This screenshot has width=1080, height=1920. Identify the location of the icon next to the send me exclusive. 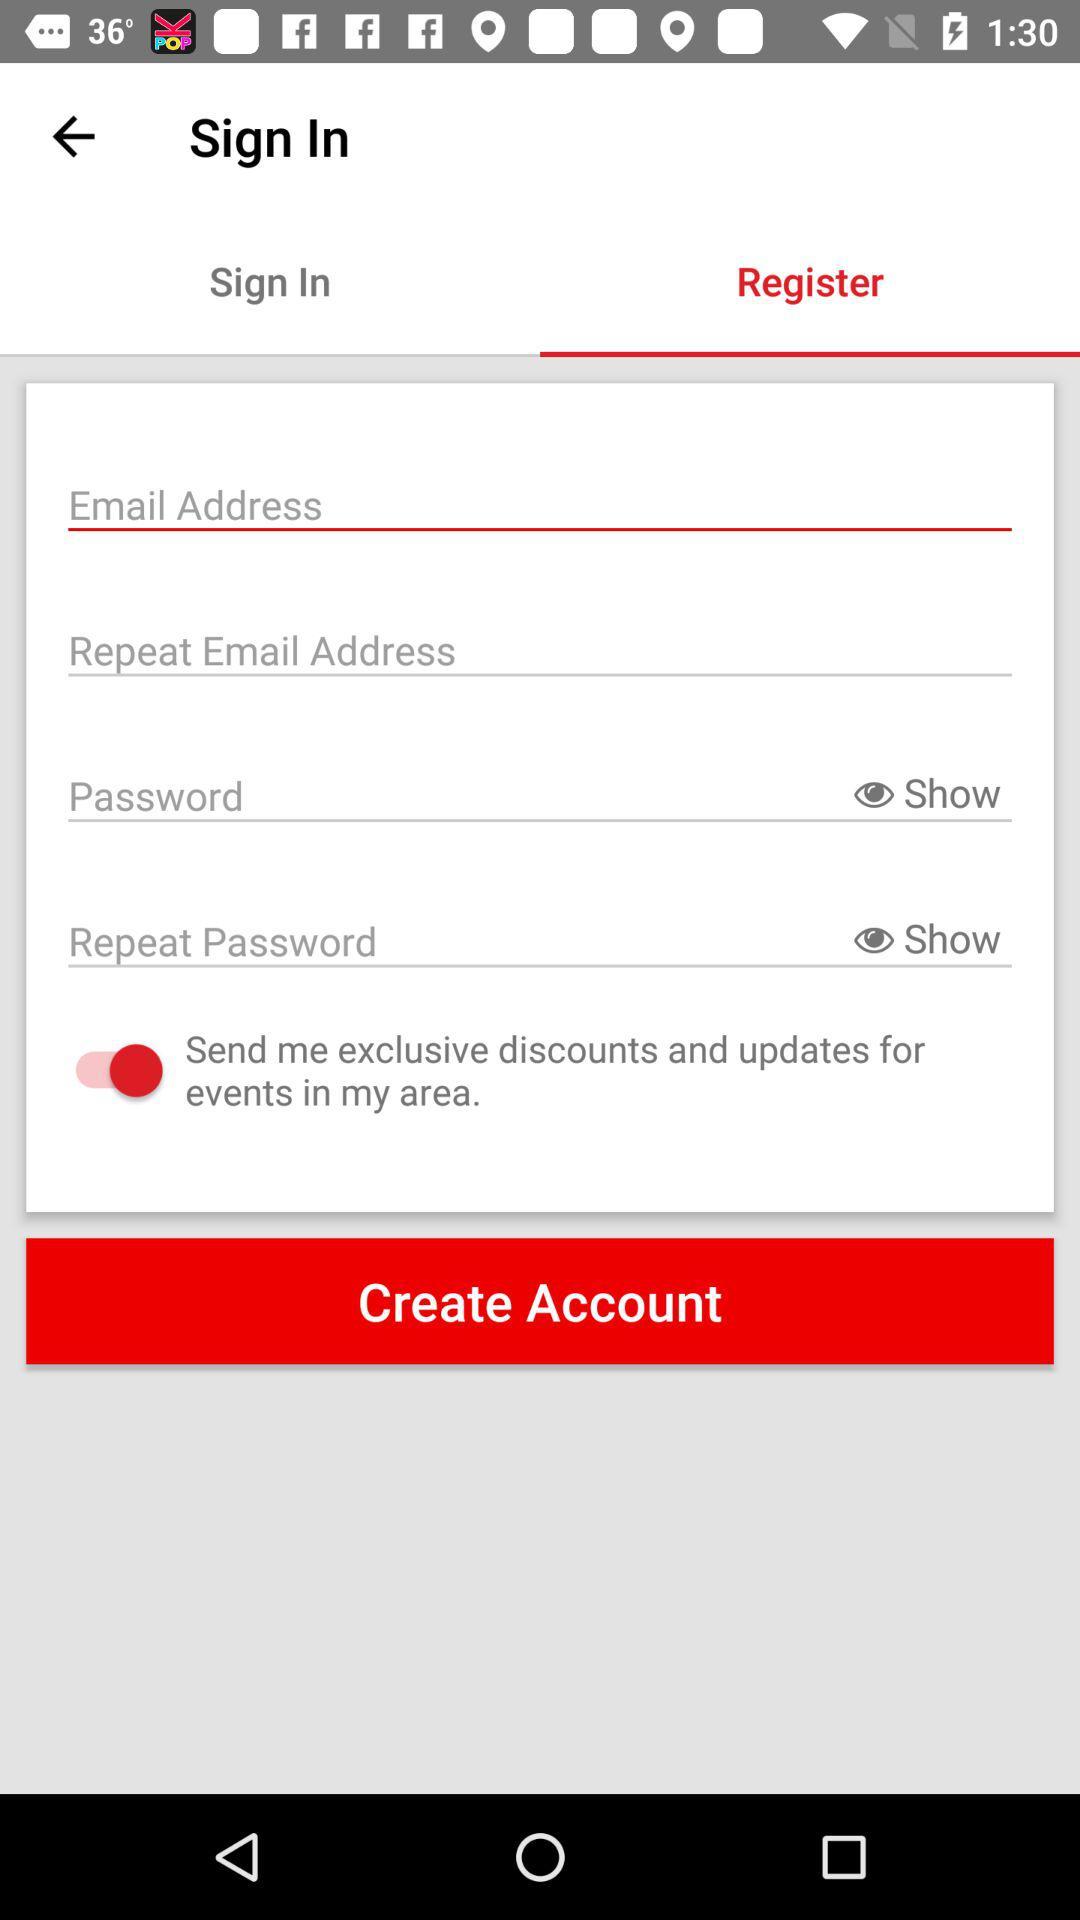
(99, 1069).